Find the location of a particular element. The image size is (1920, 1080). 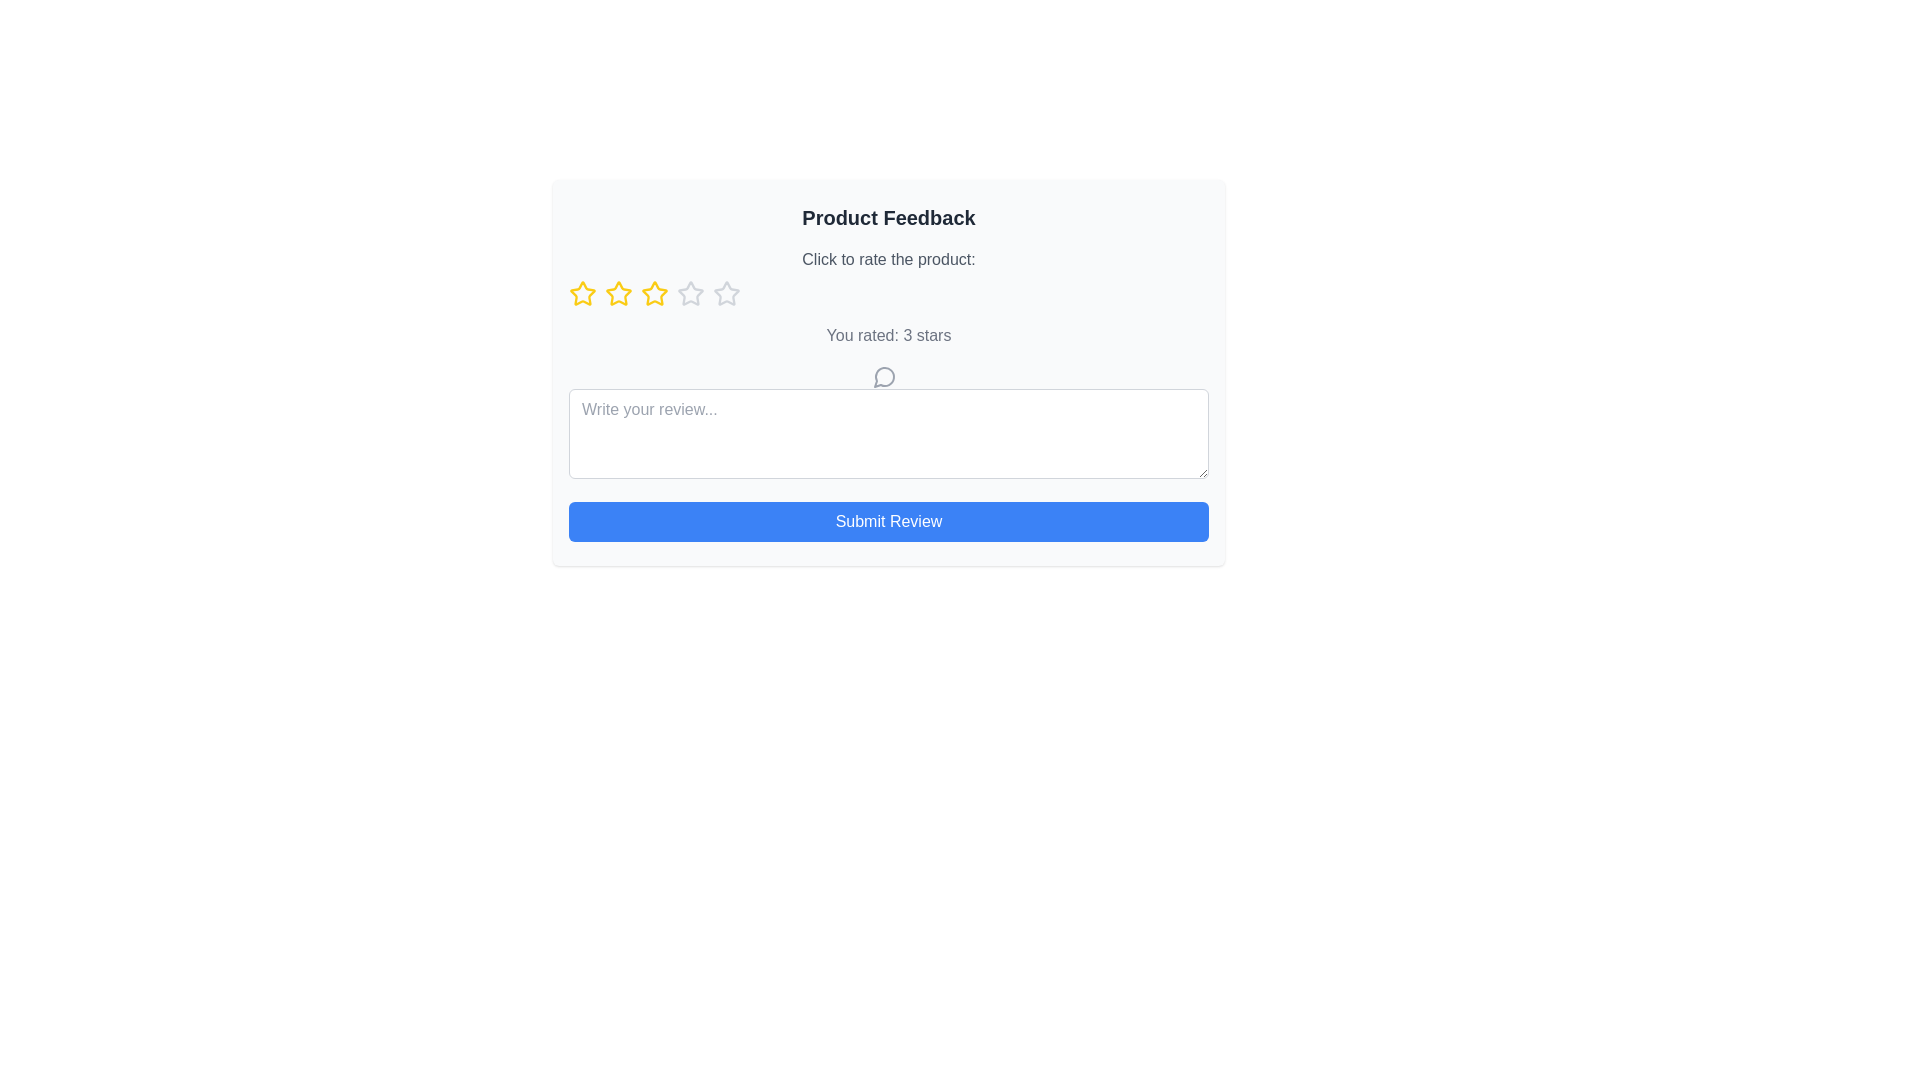

the third star in a horizontal sequence of five stars, which is styled with a yellow outline and part of a rating system in the product feedback form is located at coordinates (654, 293).